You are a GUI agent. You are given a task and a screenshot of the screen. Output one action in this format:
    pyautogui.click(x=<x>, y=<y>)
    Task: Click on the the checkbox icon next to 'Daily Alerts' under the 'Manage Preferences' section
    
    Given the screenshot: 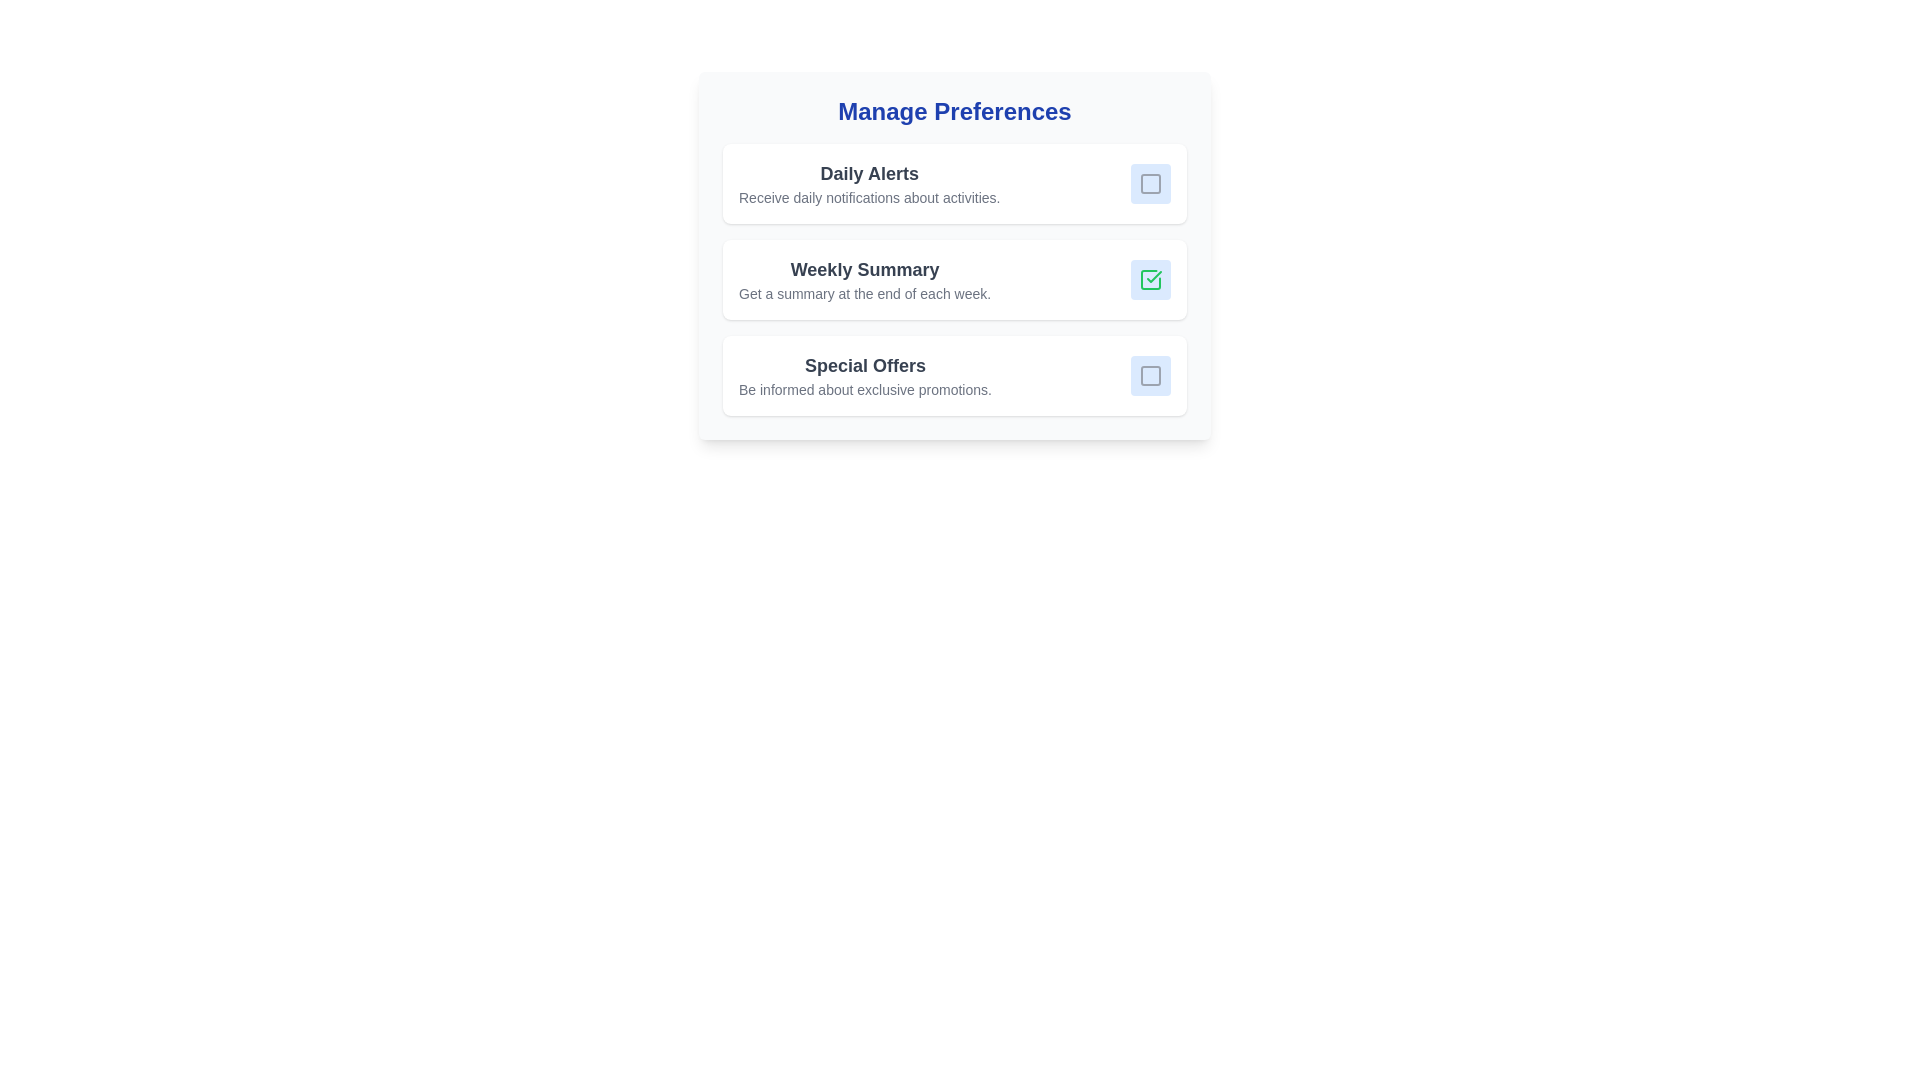 What is the action you would take?
    pyautogui.click(x=1151, y=184)
    